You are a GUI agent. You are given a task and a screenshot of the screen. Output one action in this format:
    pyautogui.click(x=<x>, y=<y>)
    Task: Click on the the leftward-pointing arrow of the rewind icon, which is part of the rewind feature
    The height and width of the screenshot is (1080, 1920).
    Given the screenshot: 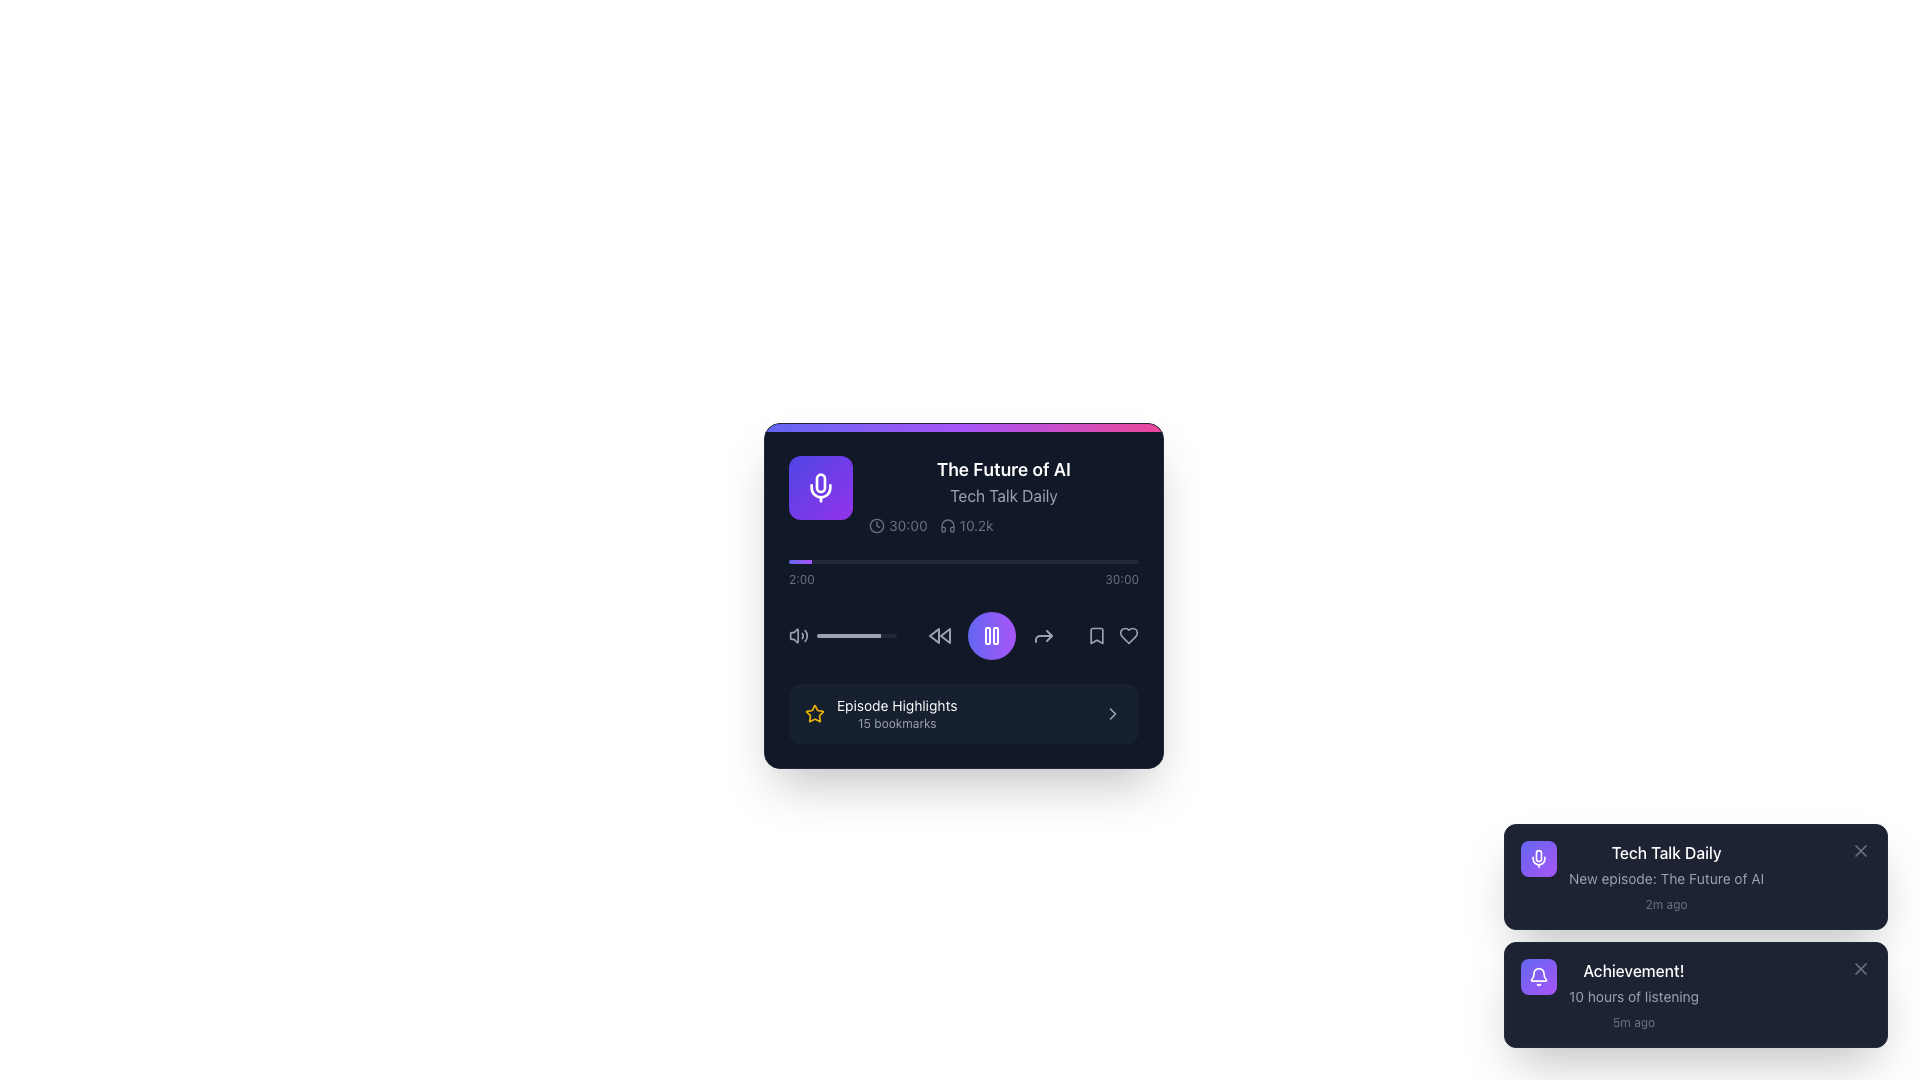 What is the action you would take?
    pyautogui.click(x=933, y=636)
    